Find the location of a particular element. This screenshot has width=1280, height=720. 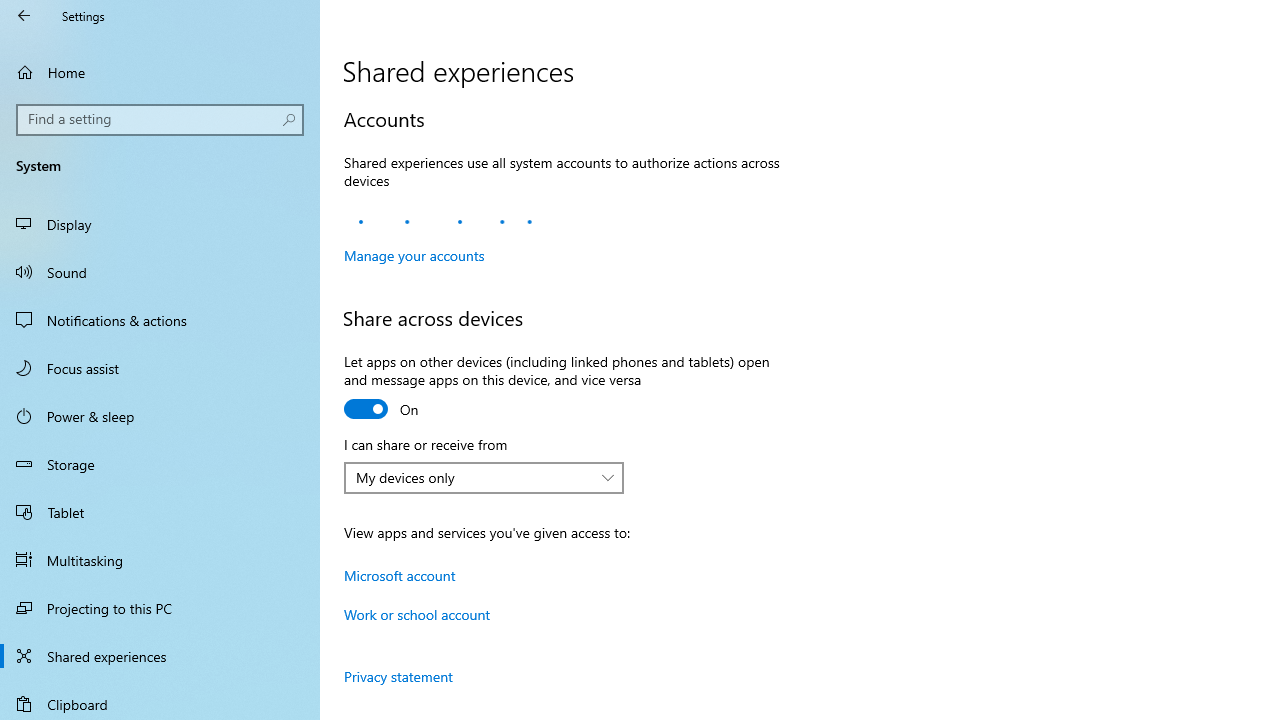

'Work or school account' is located at coordinates (416, 613).